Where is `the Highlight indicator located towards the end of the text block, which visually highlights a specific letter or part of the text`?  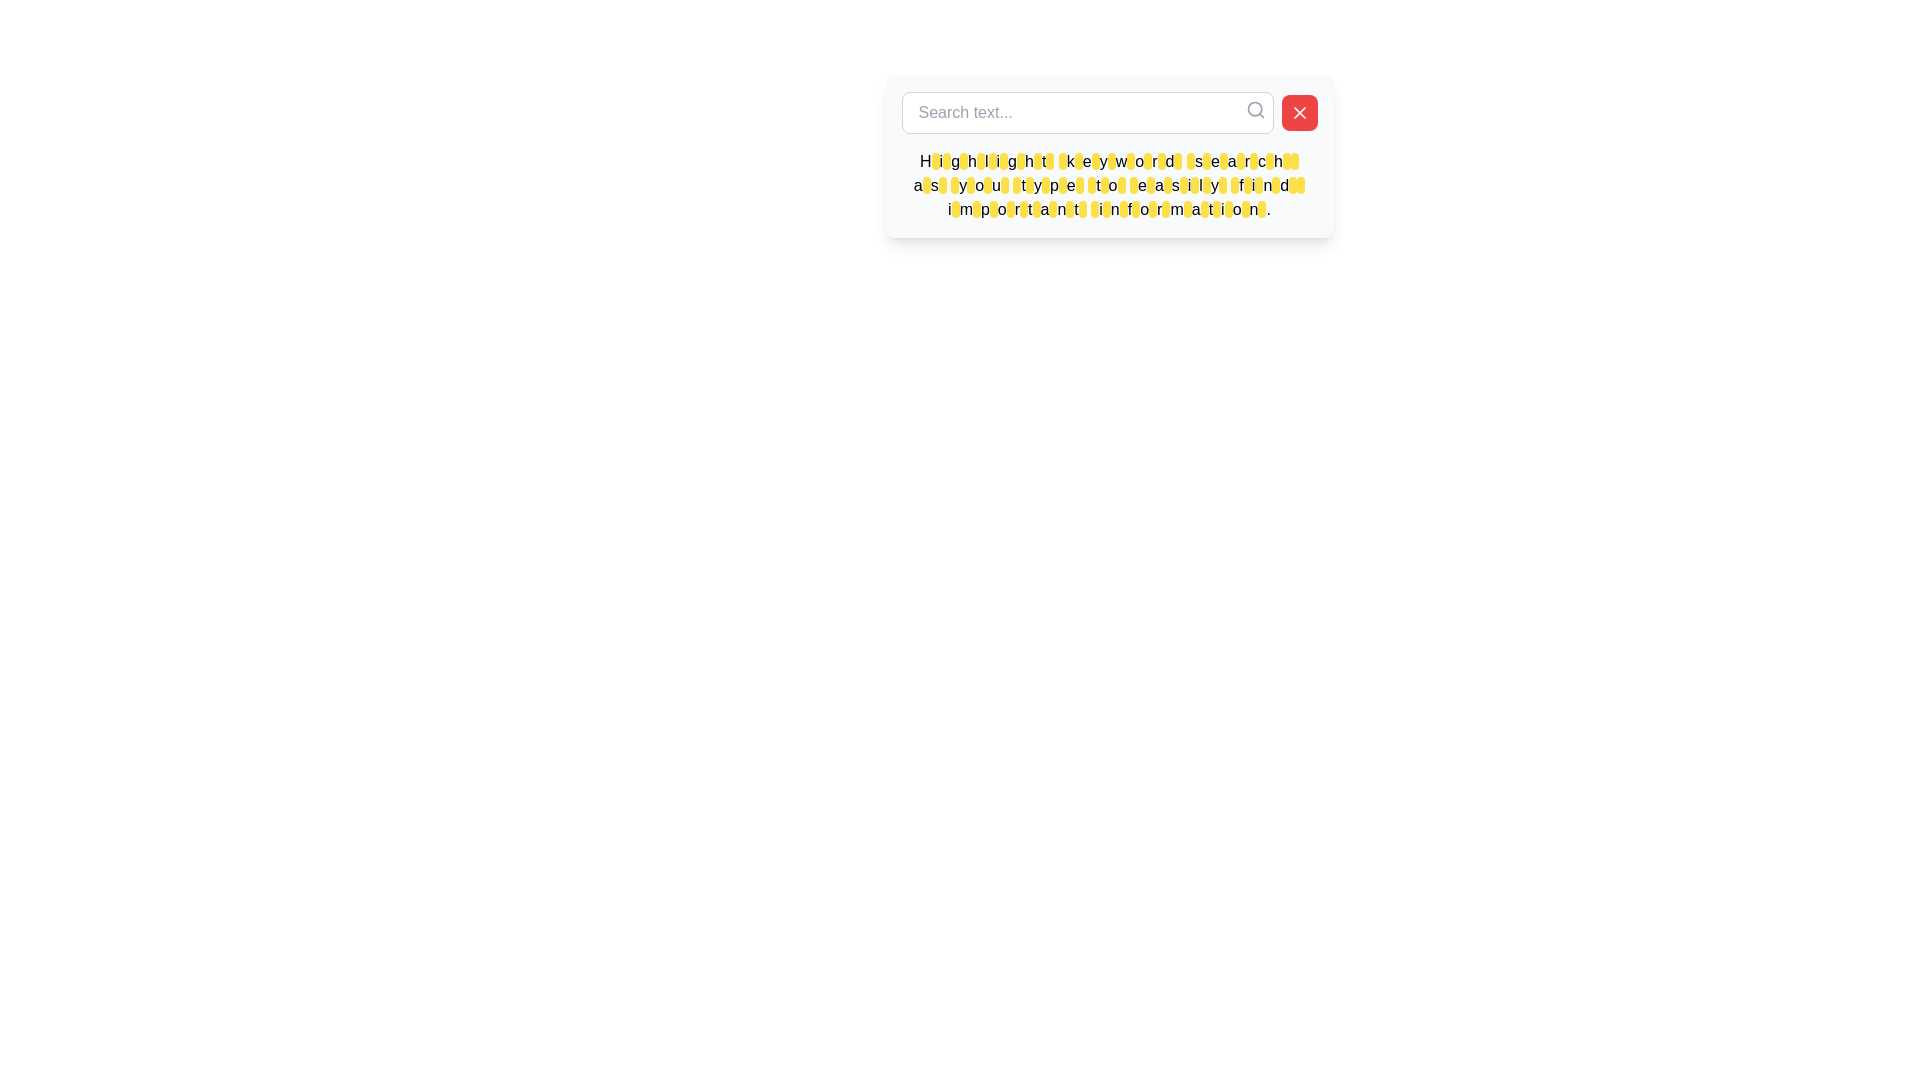
the Highlight indicator located towards the end of the text block, which visually highlights a specific letter or part of the text is located at coordinates (1261, 209).